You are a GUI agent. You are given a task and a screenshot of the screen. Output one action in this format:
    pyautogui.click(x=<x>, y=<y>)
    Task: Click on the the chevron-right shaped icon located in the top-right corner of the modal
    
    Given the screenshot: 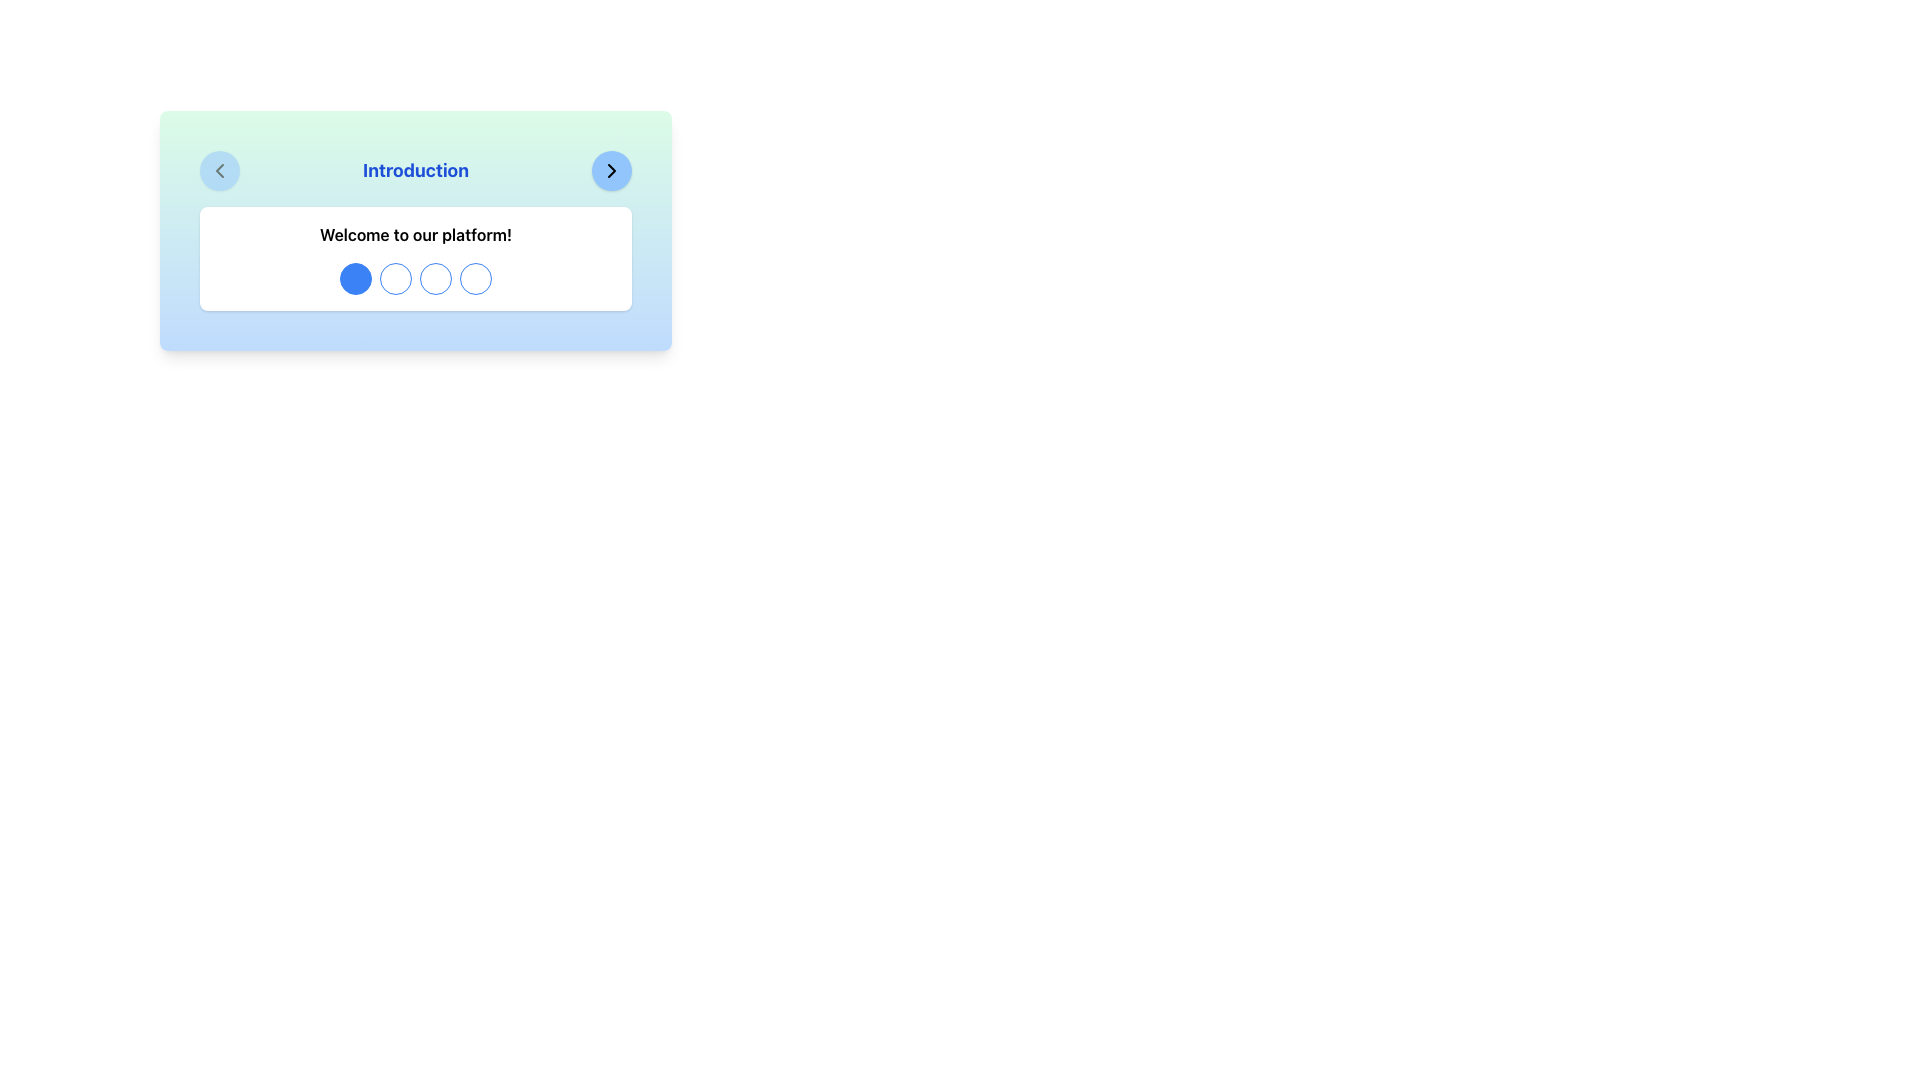 What is the action you would take?
    pyautogui.click(x=610, y=169)
    